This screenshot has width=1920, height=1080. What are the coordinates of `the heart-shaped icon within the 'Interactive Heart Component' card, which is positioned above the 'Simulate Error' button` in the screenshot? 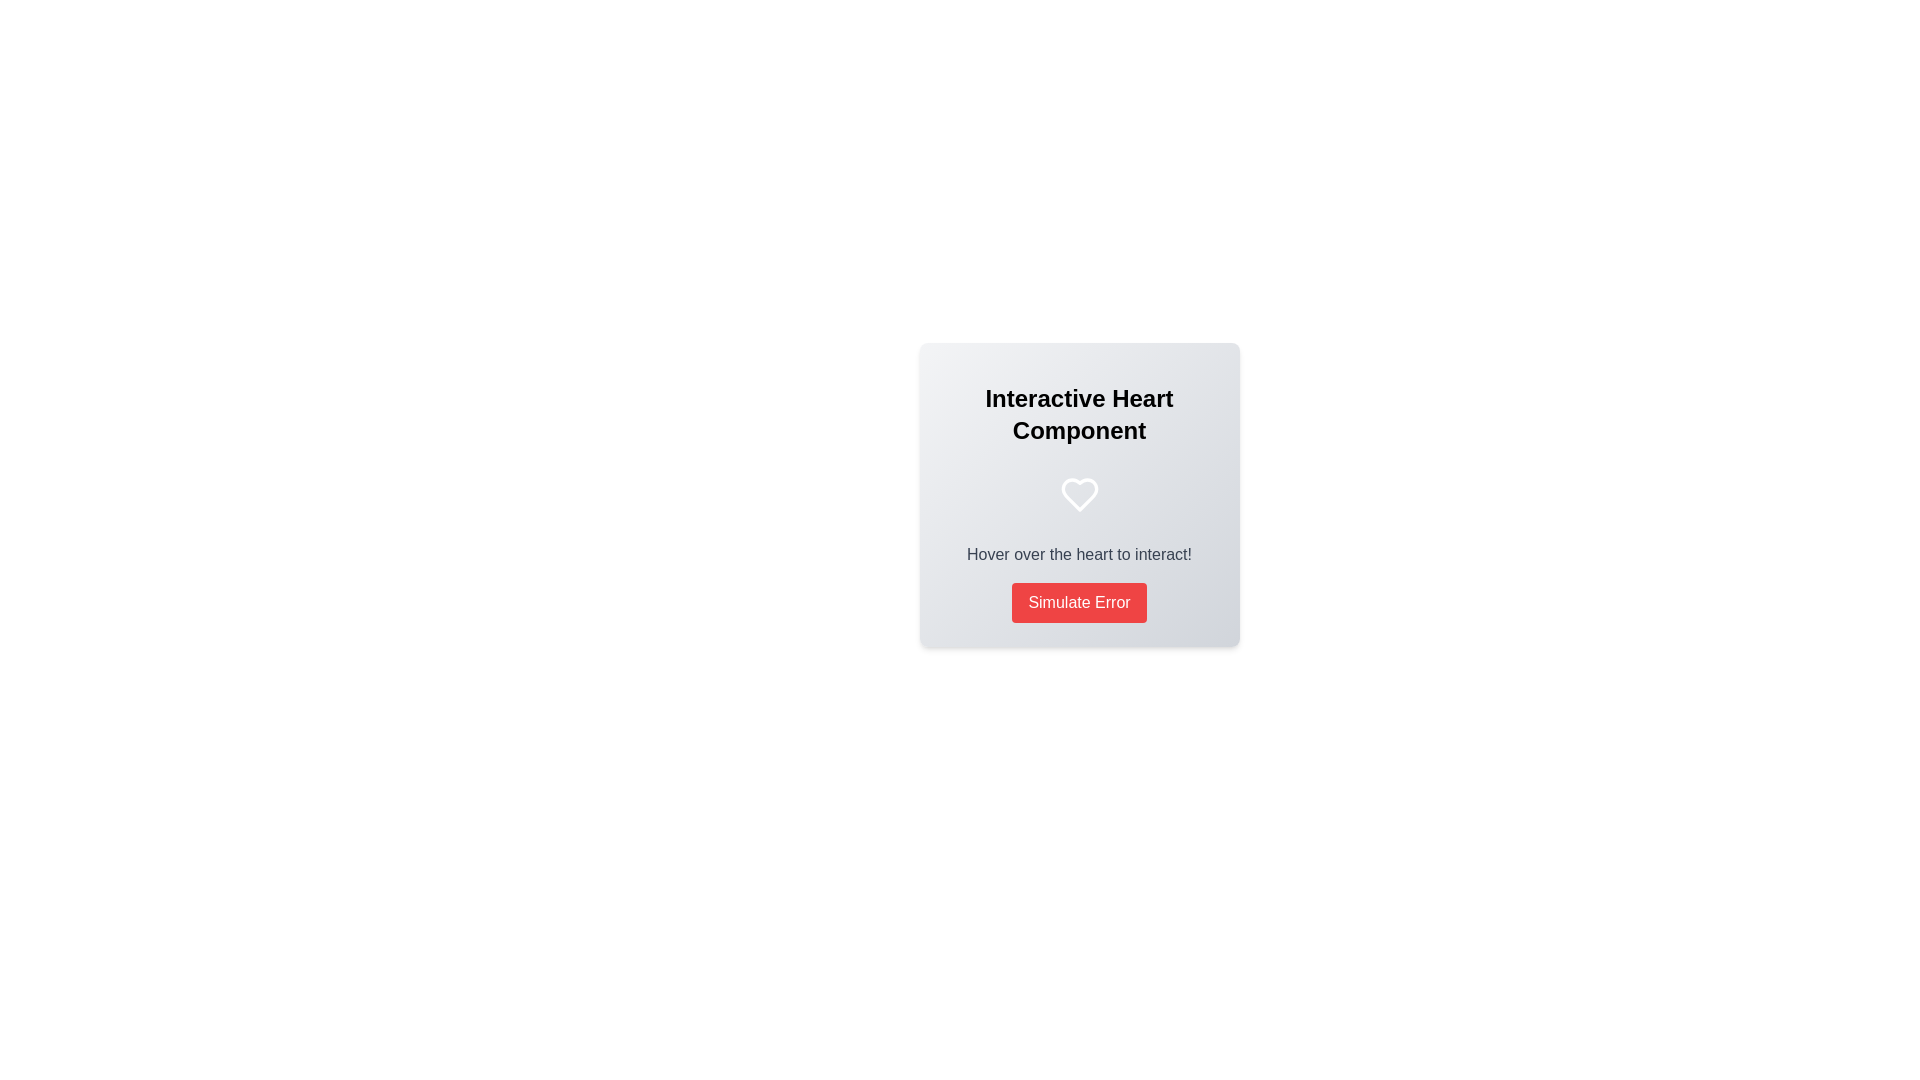 It's located at (1078, 494).